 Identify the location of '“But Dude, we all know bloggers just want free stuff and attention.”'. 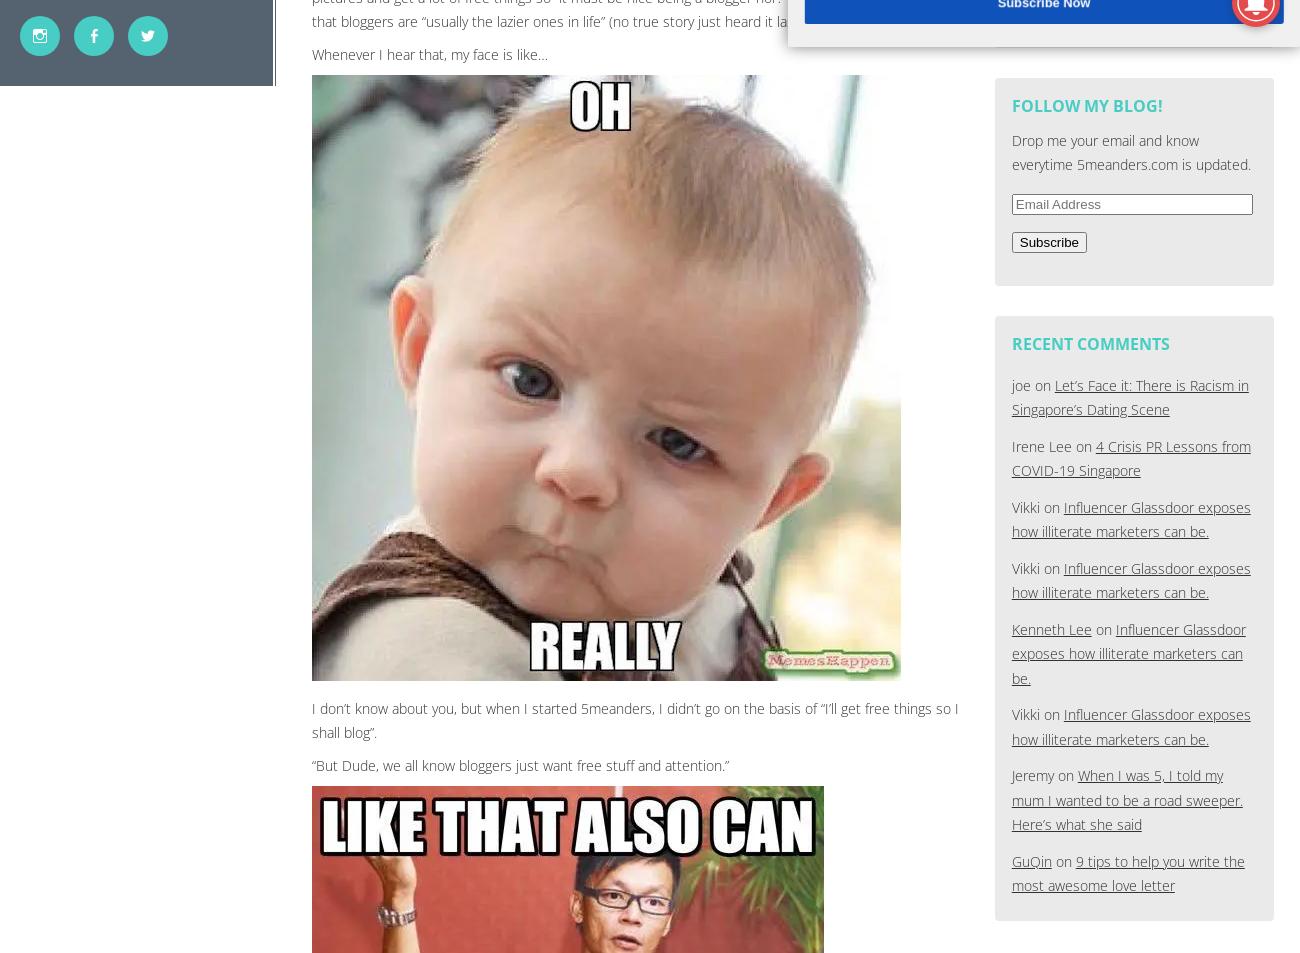
(520, 764).